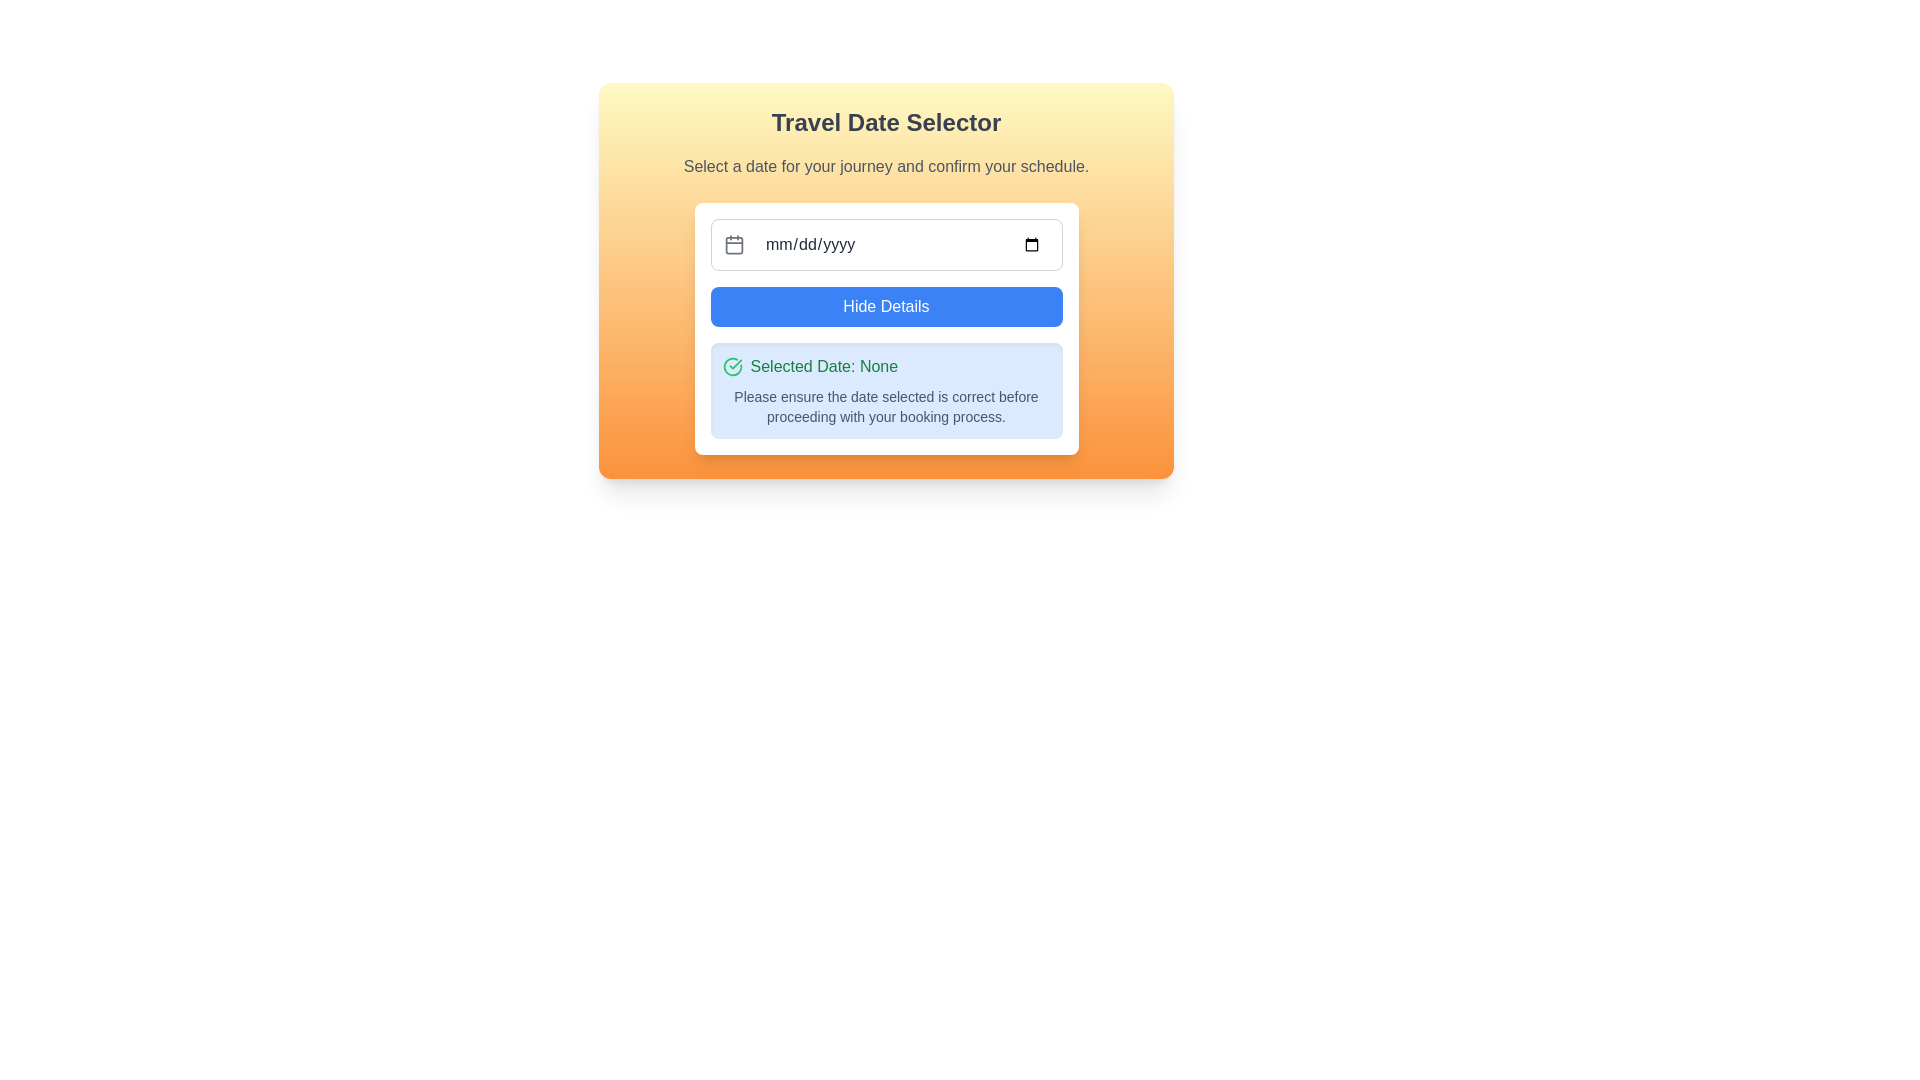 Image resolution: width=1920 pixels, height=1080 pixels. What do you see at coordinates (885, 327) in the screenshot?
I see `the date selection utility located below the 'Travel Date Selector' heading to read the informational text` at bounding box center [885, 327].